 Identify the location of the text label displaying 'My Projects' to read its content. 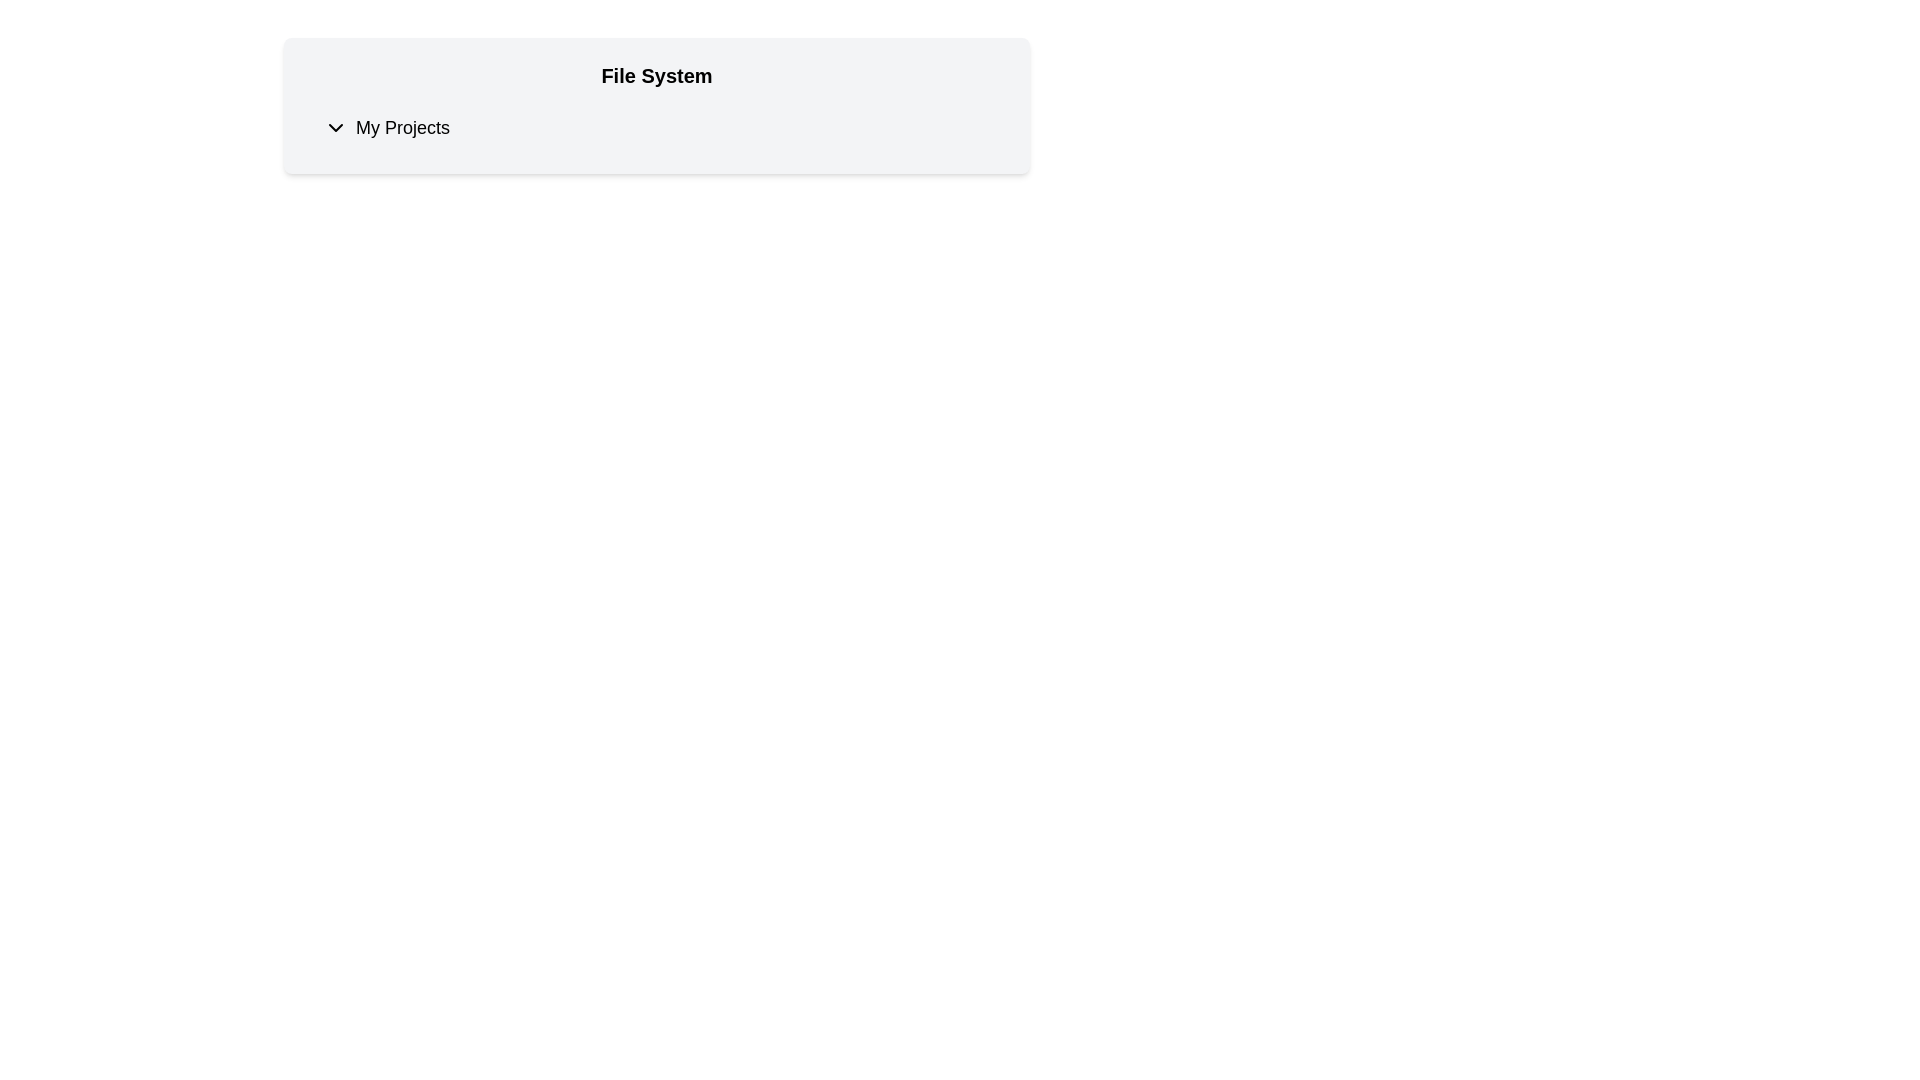
(402, 127).